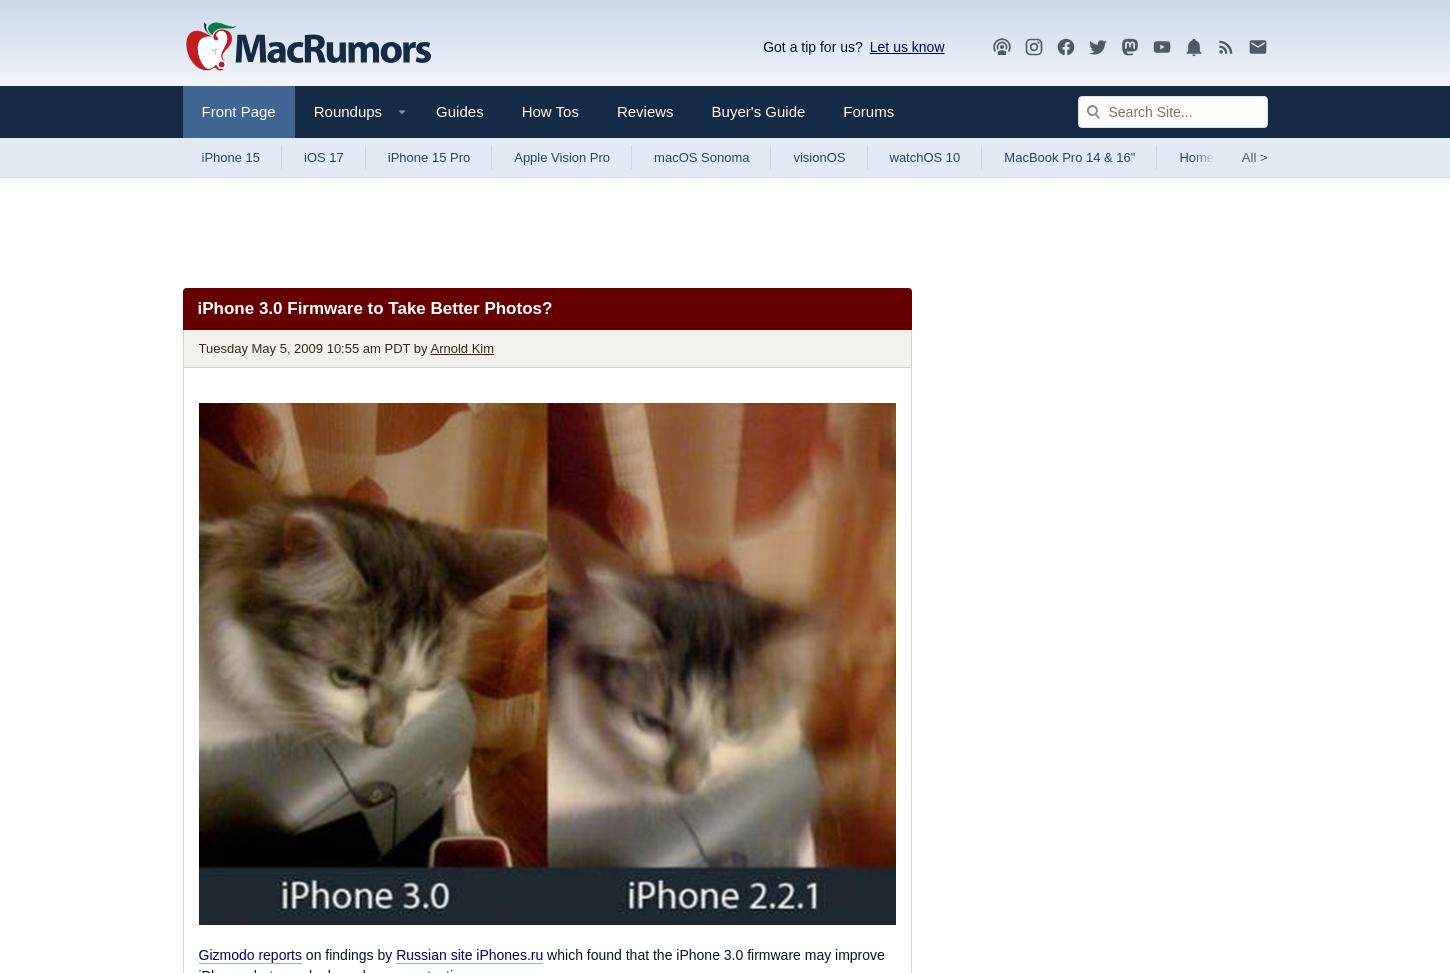 This screenshot has width=1450, height=973. I want to click on 'Front Page', so click(199, 109).